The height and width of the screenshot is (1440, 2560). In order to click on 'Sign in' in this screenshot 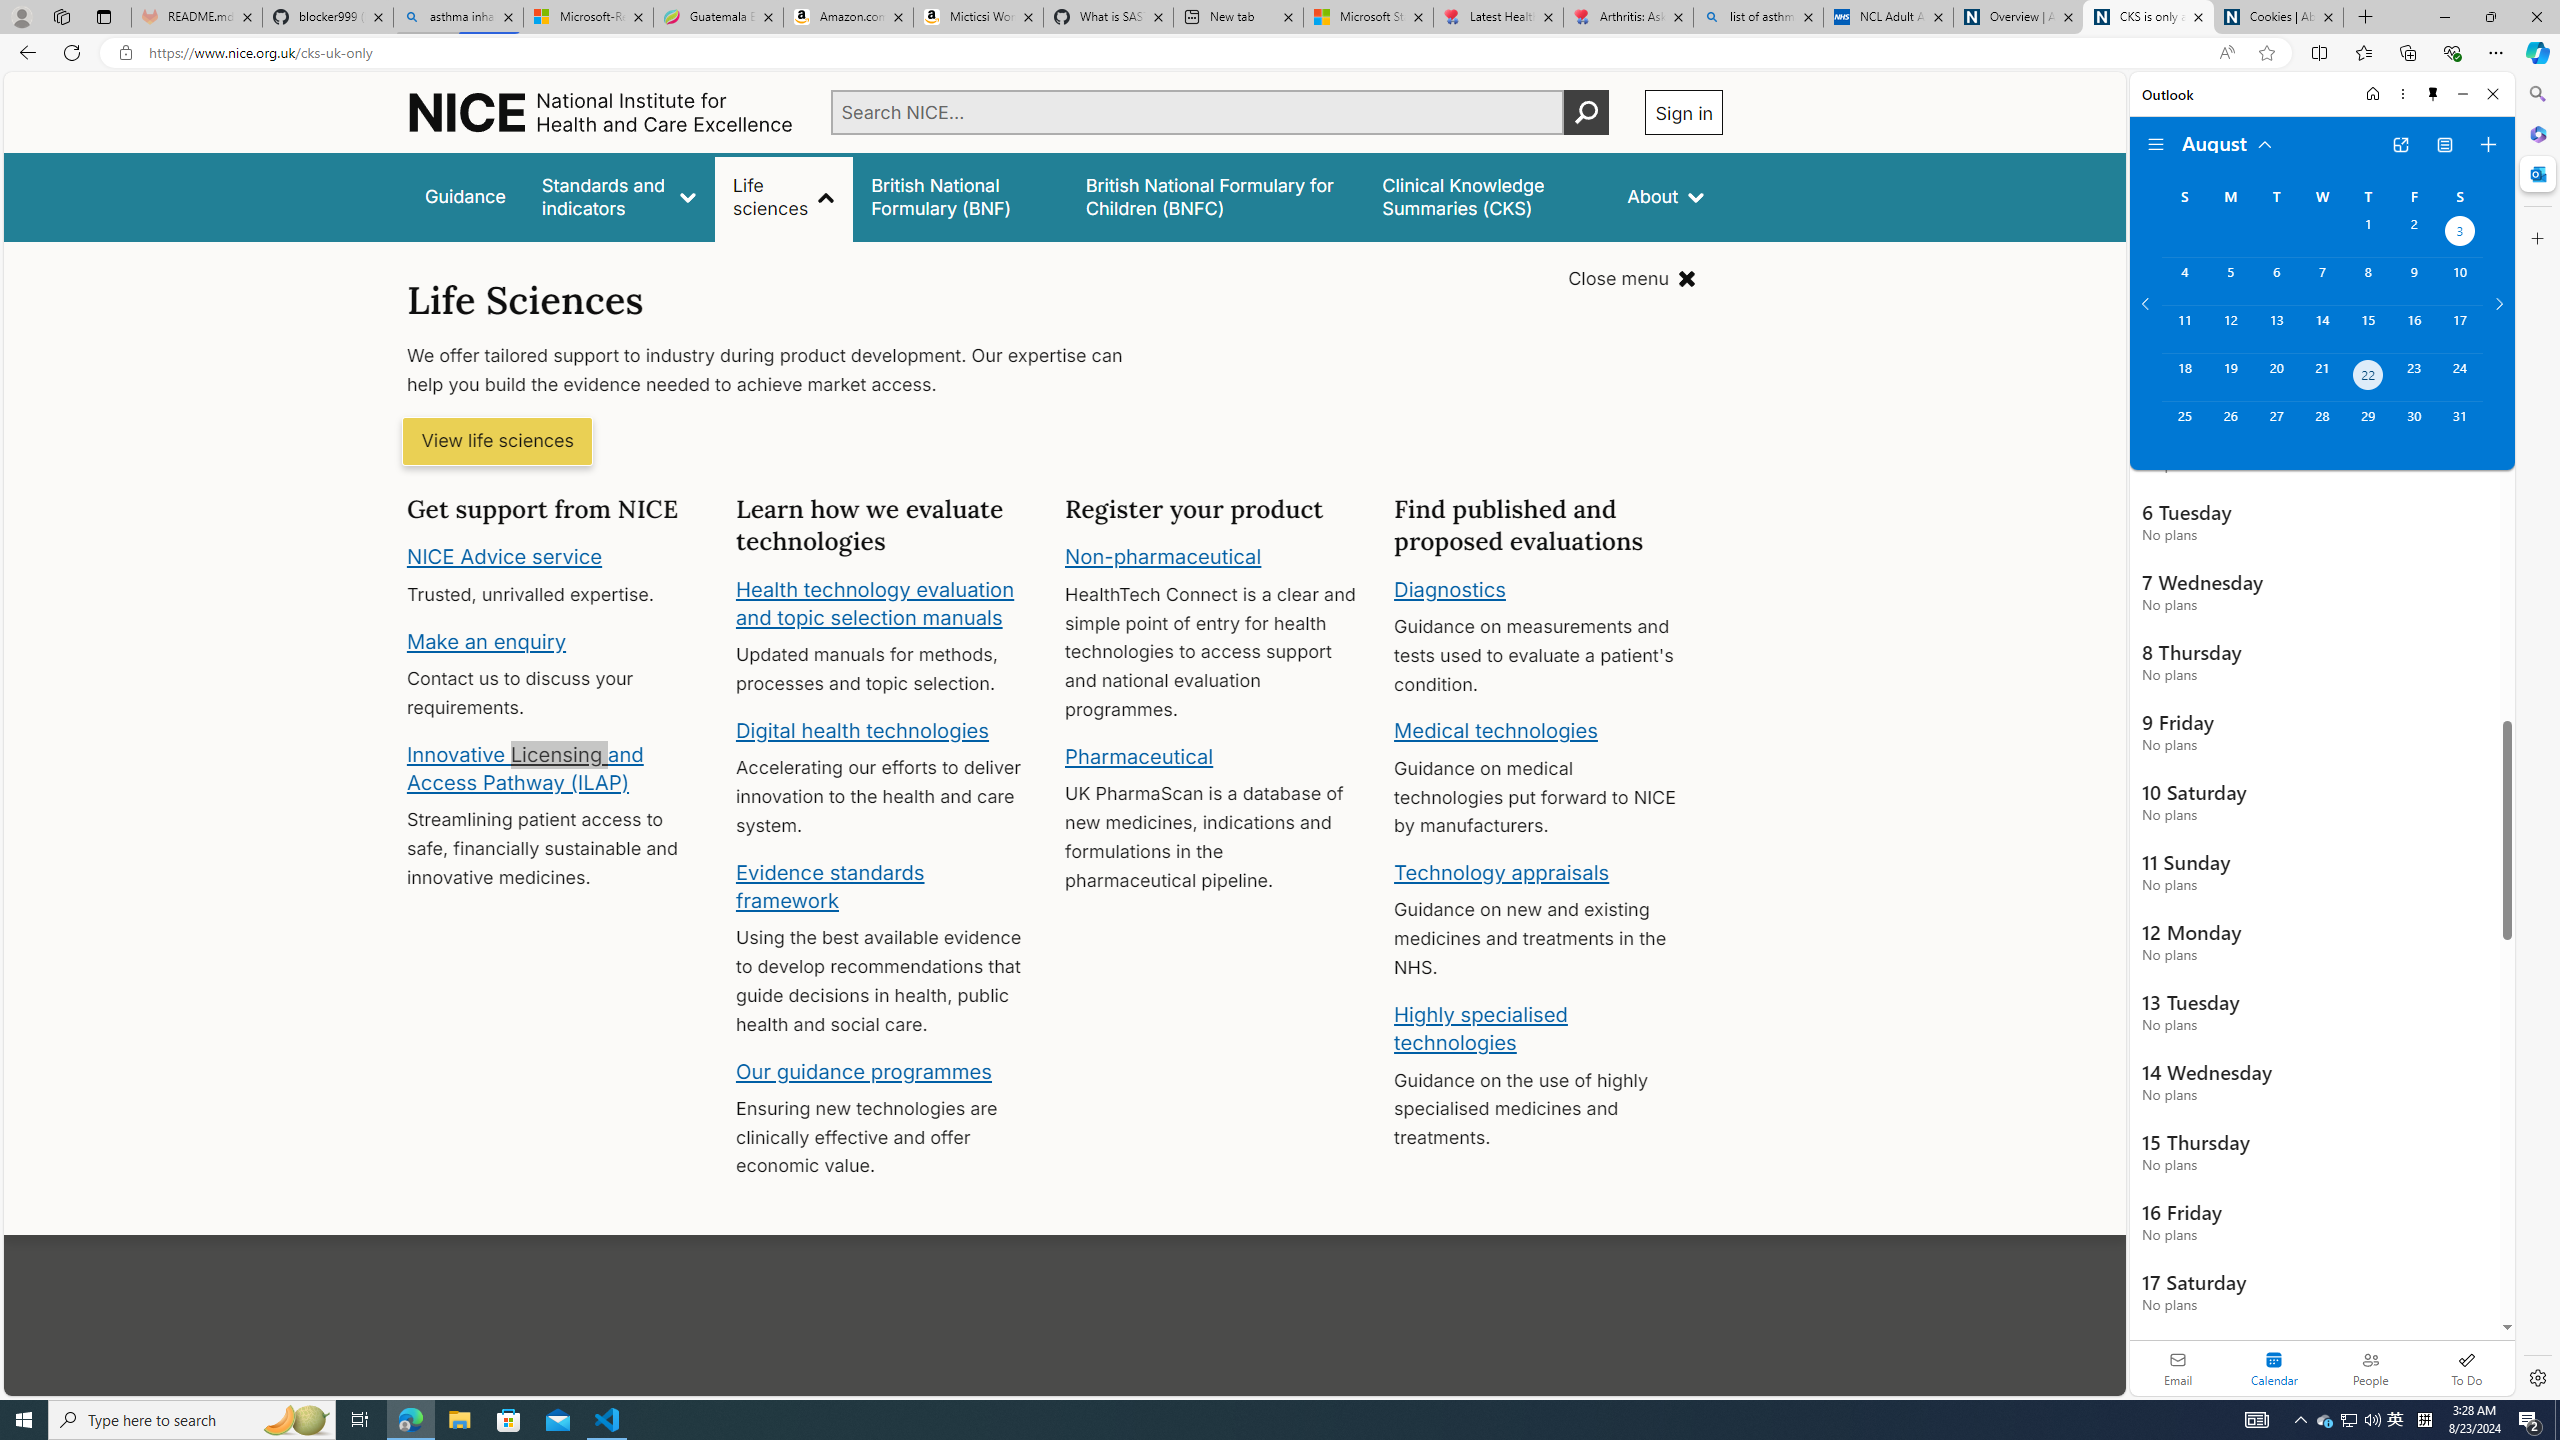, I will do `click(1683, 111)`.